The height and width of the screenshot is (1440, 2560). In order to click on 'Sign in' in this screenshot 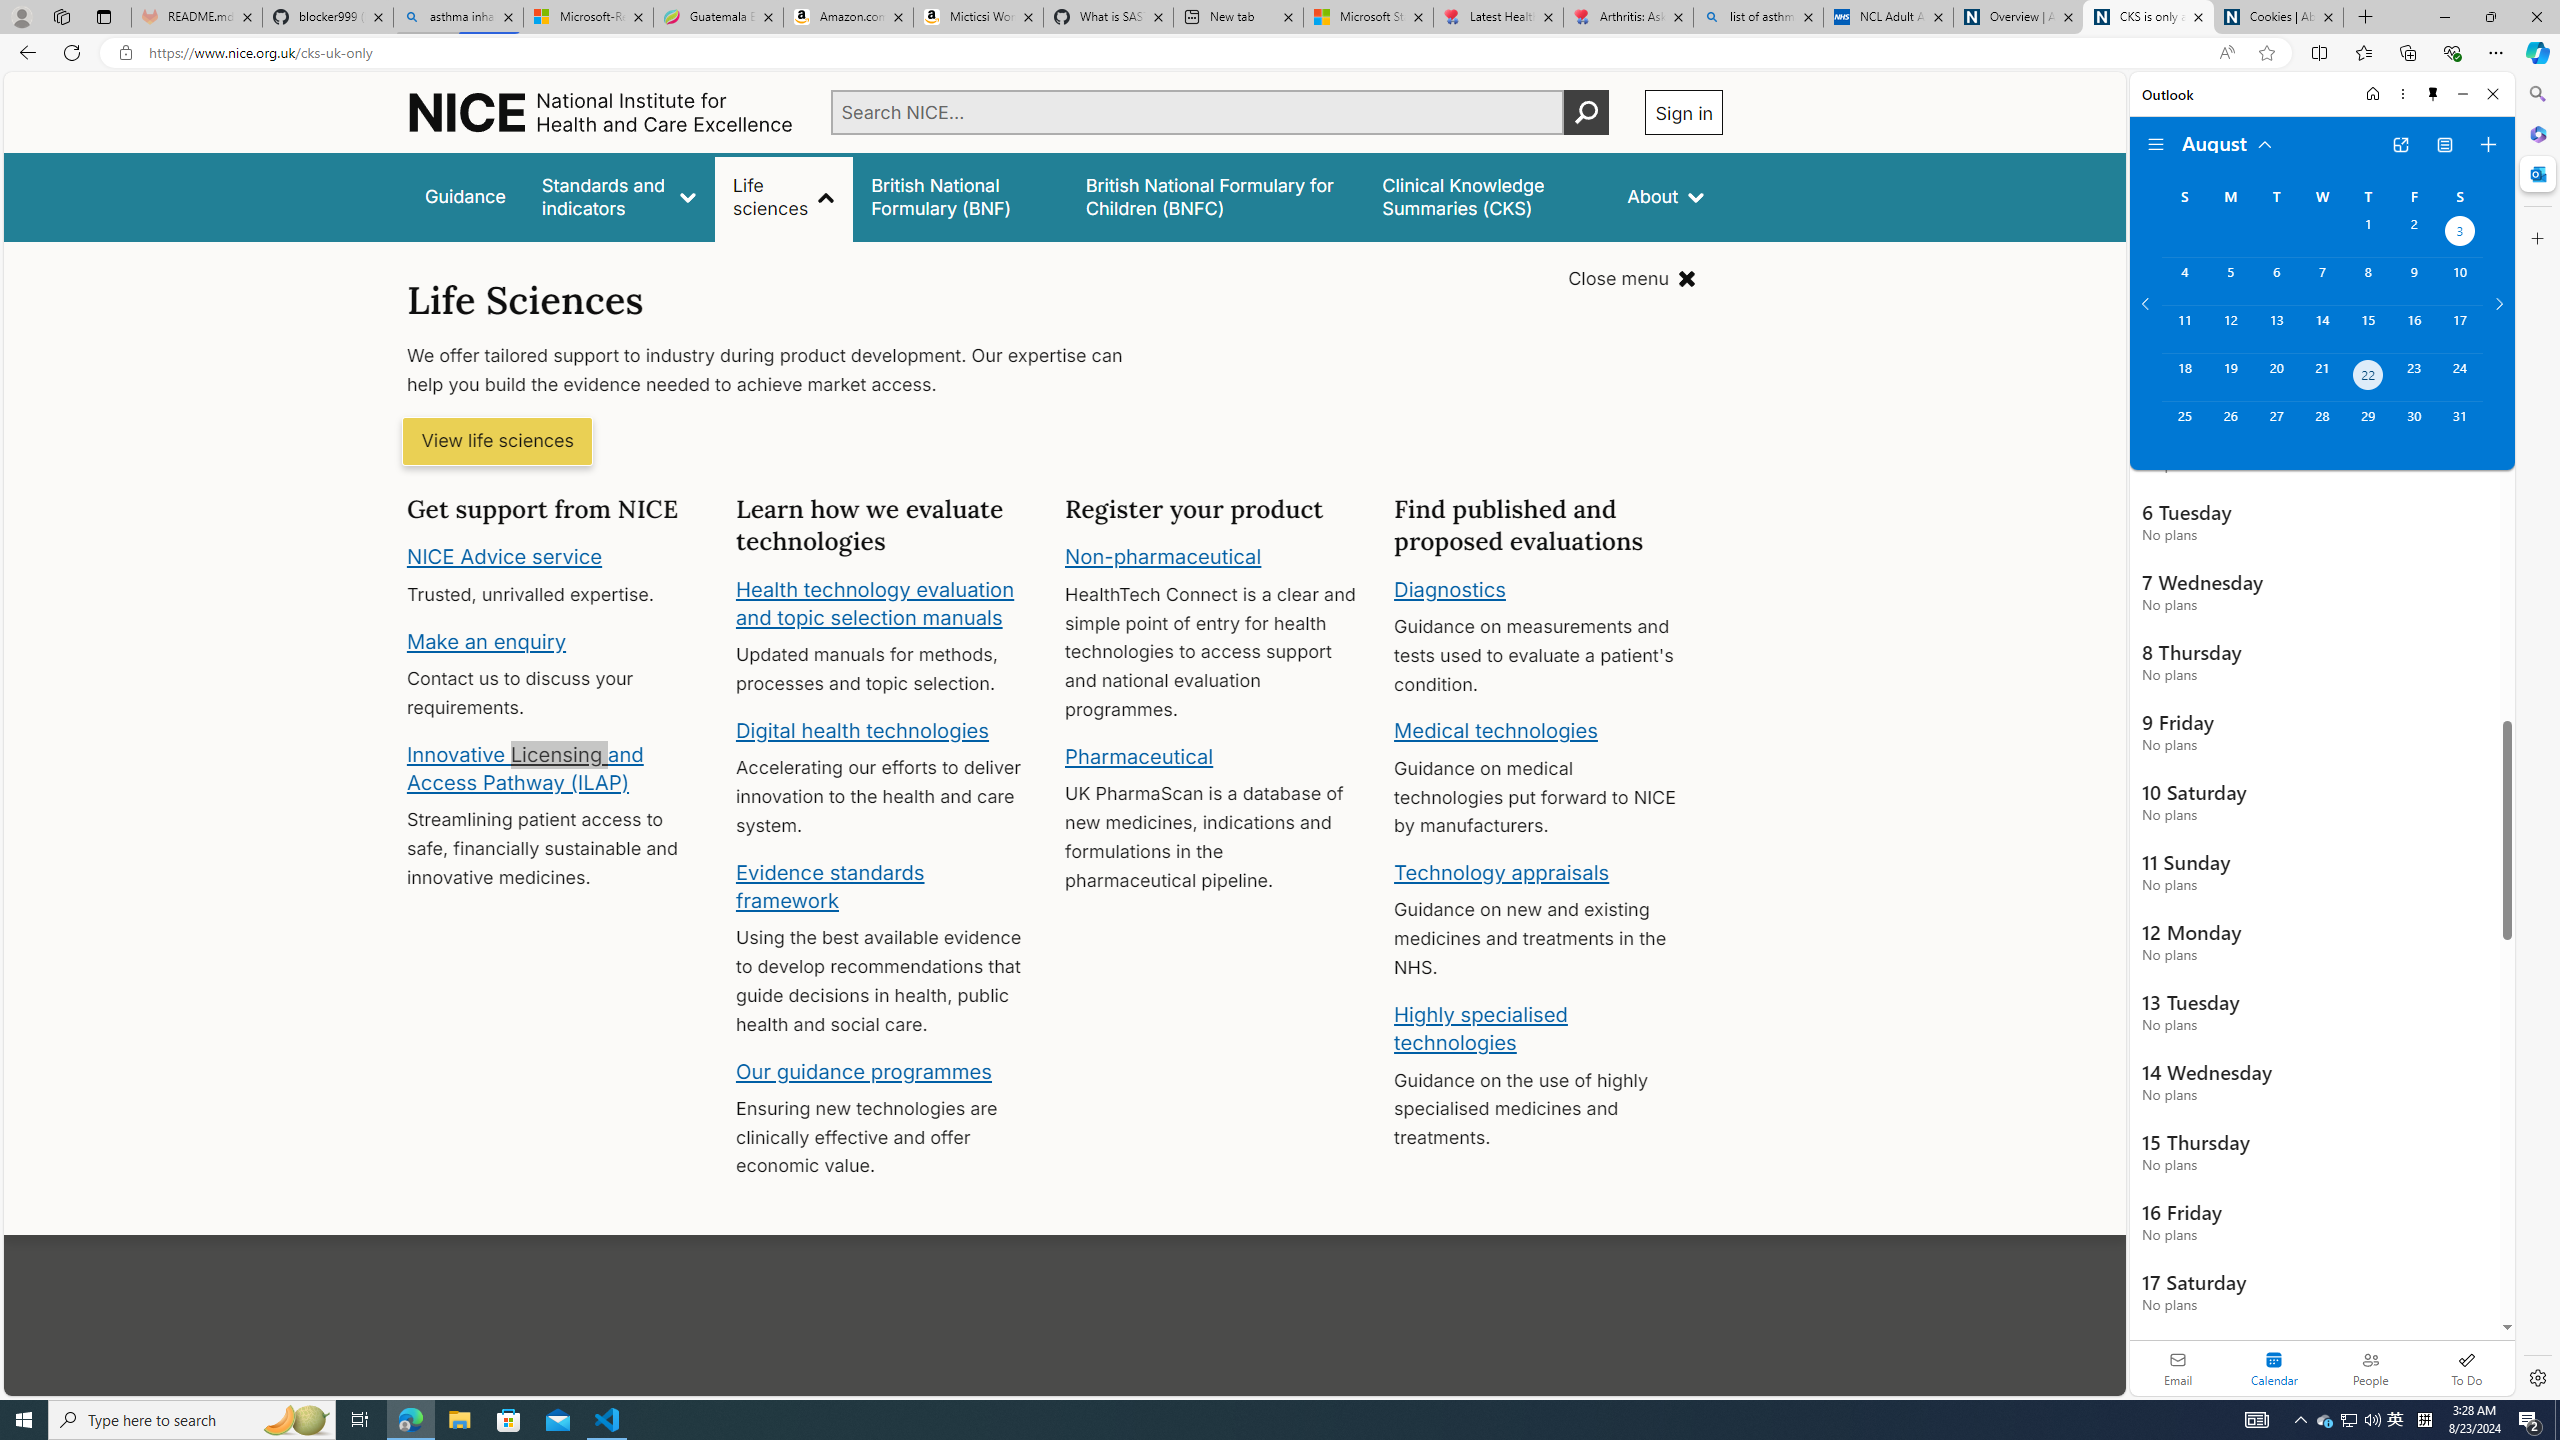, I will do `click(1683, 111)`.